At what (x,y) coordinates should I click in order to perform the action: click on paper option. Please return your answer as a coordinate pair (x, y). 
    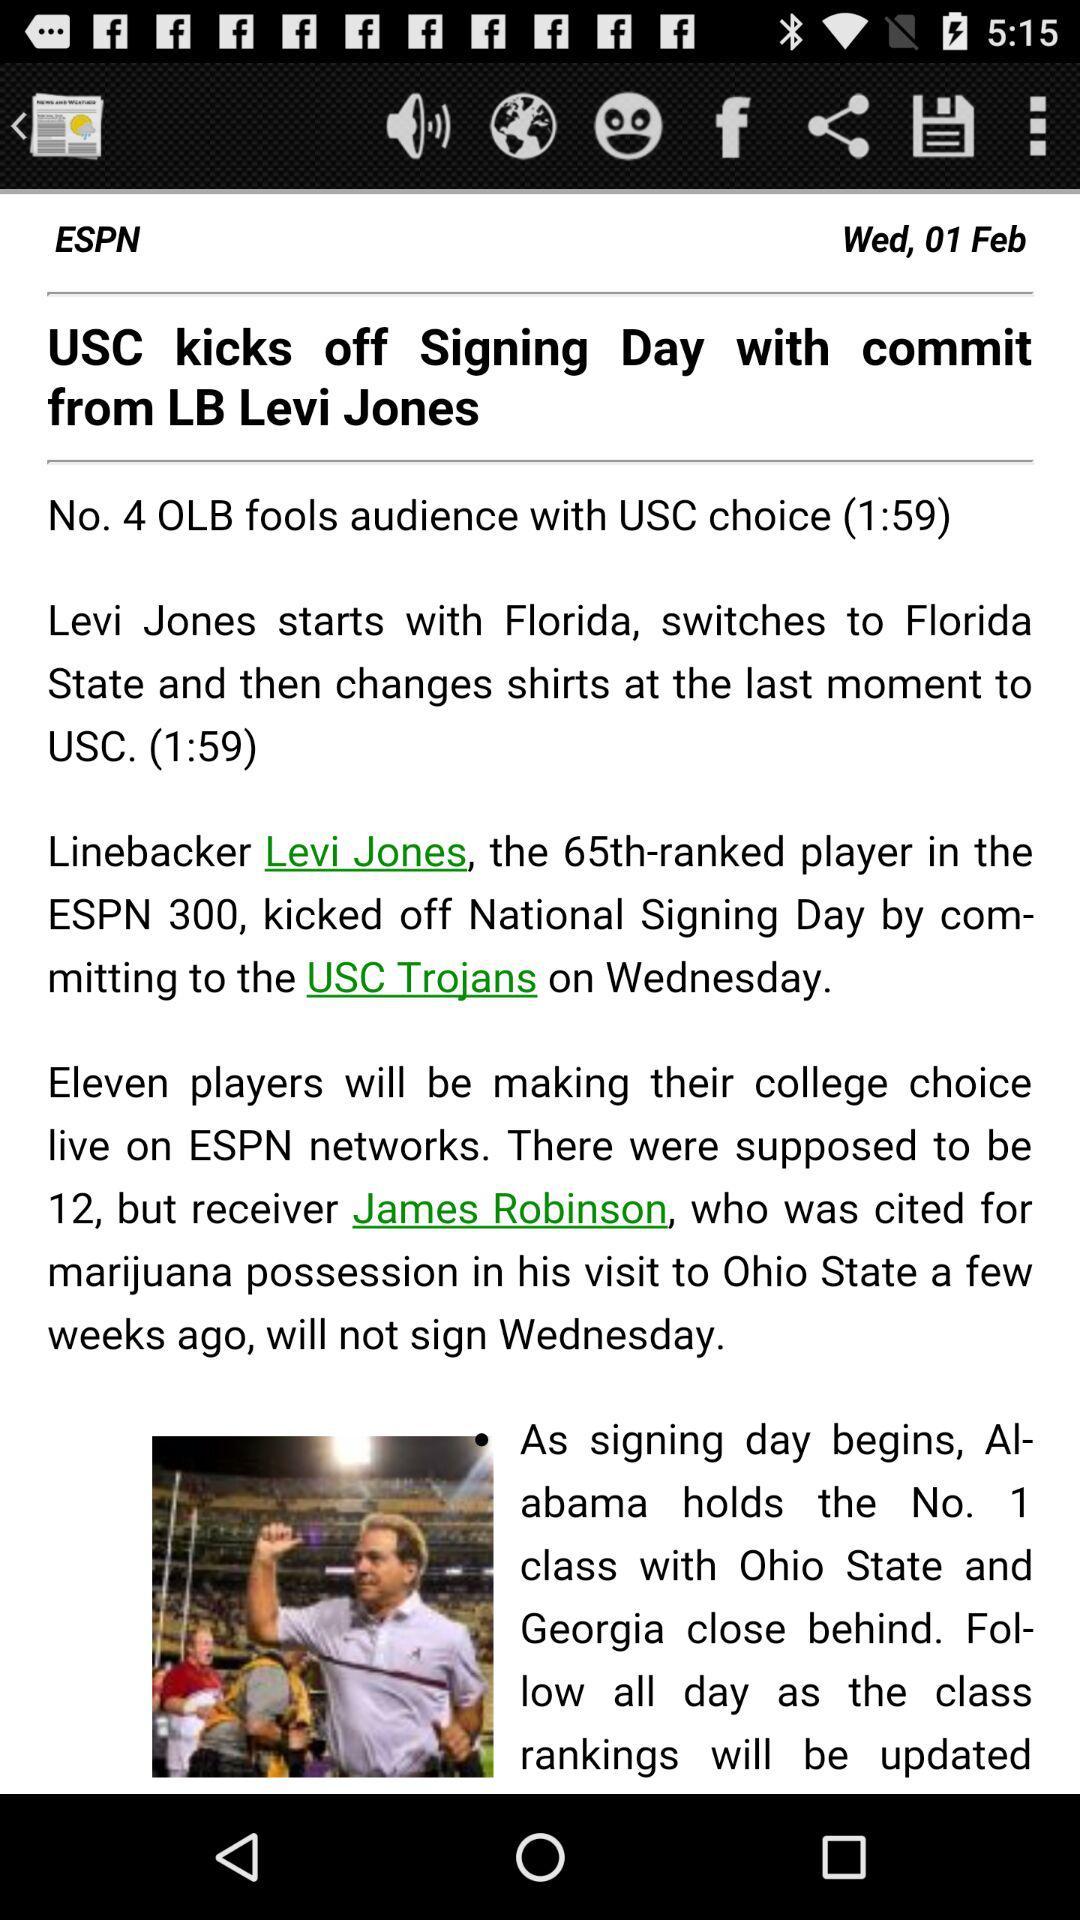
    Looking at the image, I should click on (64, 124).